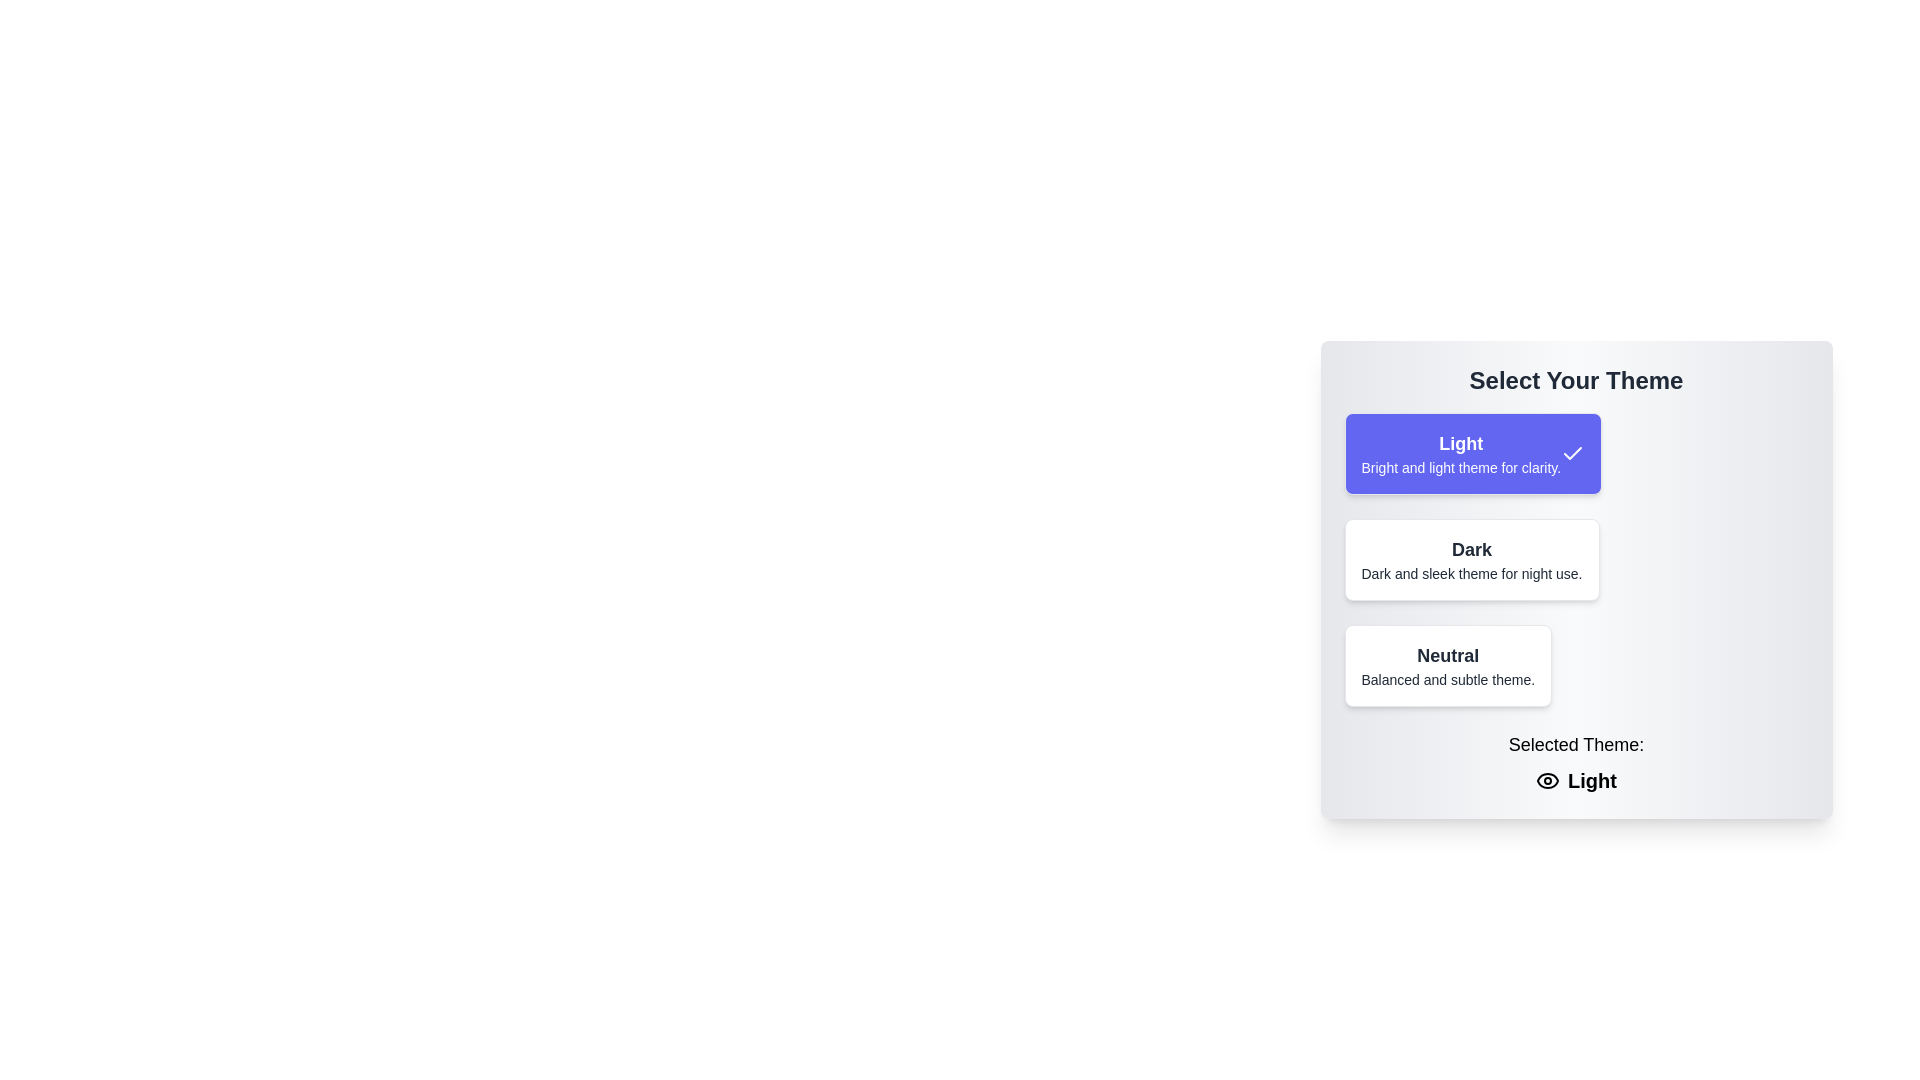  What do you see at coordinates (1547, 779) in the screenshot?
I see `the eye icon located to the left of the text 'Light' in the 'Selected Theme' section at the bottom of the layout` at bounding box center [1547, 779].